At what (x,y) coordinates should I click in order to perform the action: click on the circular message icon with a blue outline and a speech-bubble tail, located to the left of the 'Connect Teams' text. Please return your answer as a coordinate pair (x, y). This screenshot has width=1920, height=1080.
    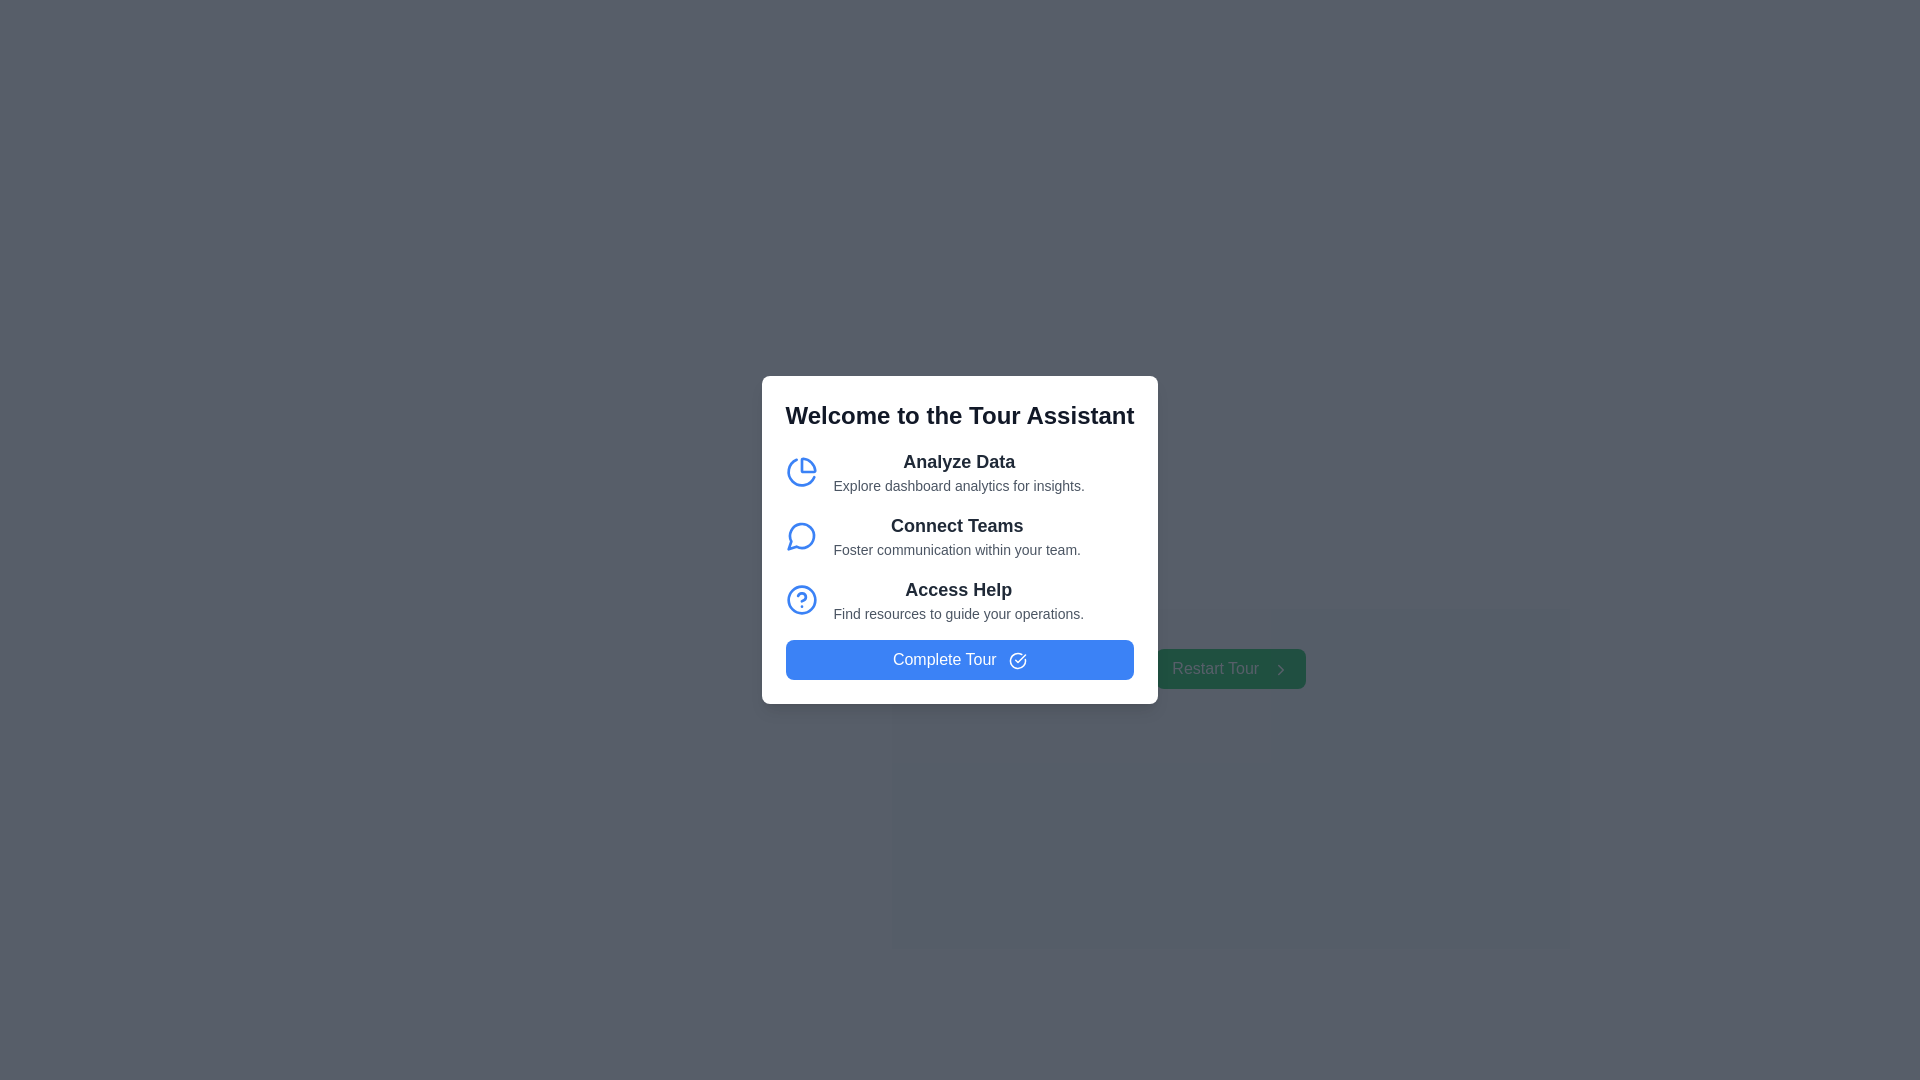
    Looking at the image, I should click on (801, 535).